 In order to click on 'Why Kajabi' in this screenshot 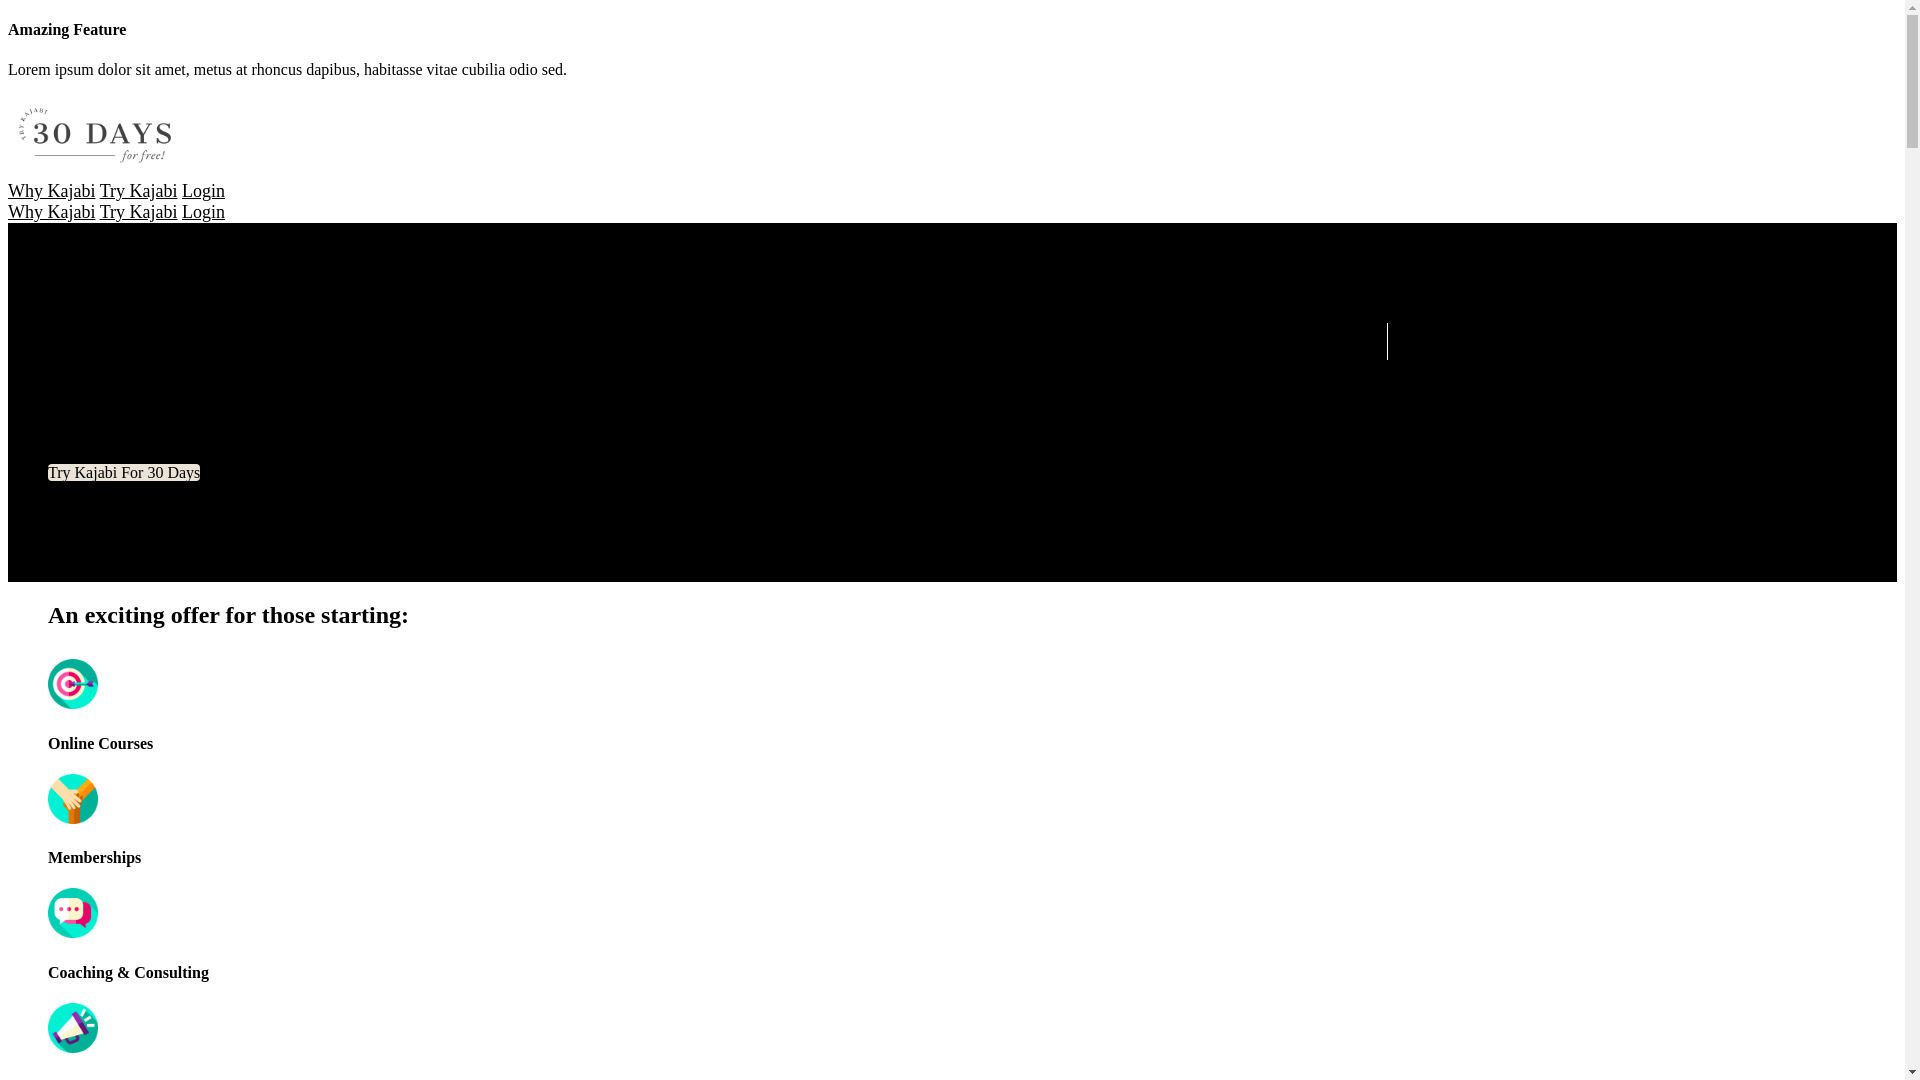, I will do `click(51, 191)`.